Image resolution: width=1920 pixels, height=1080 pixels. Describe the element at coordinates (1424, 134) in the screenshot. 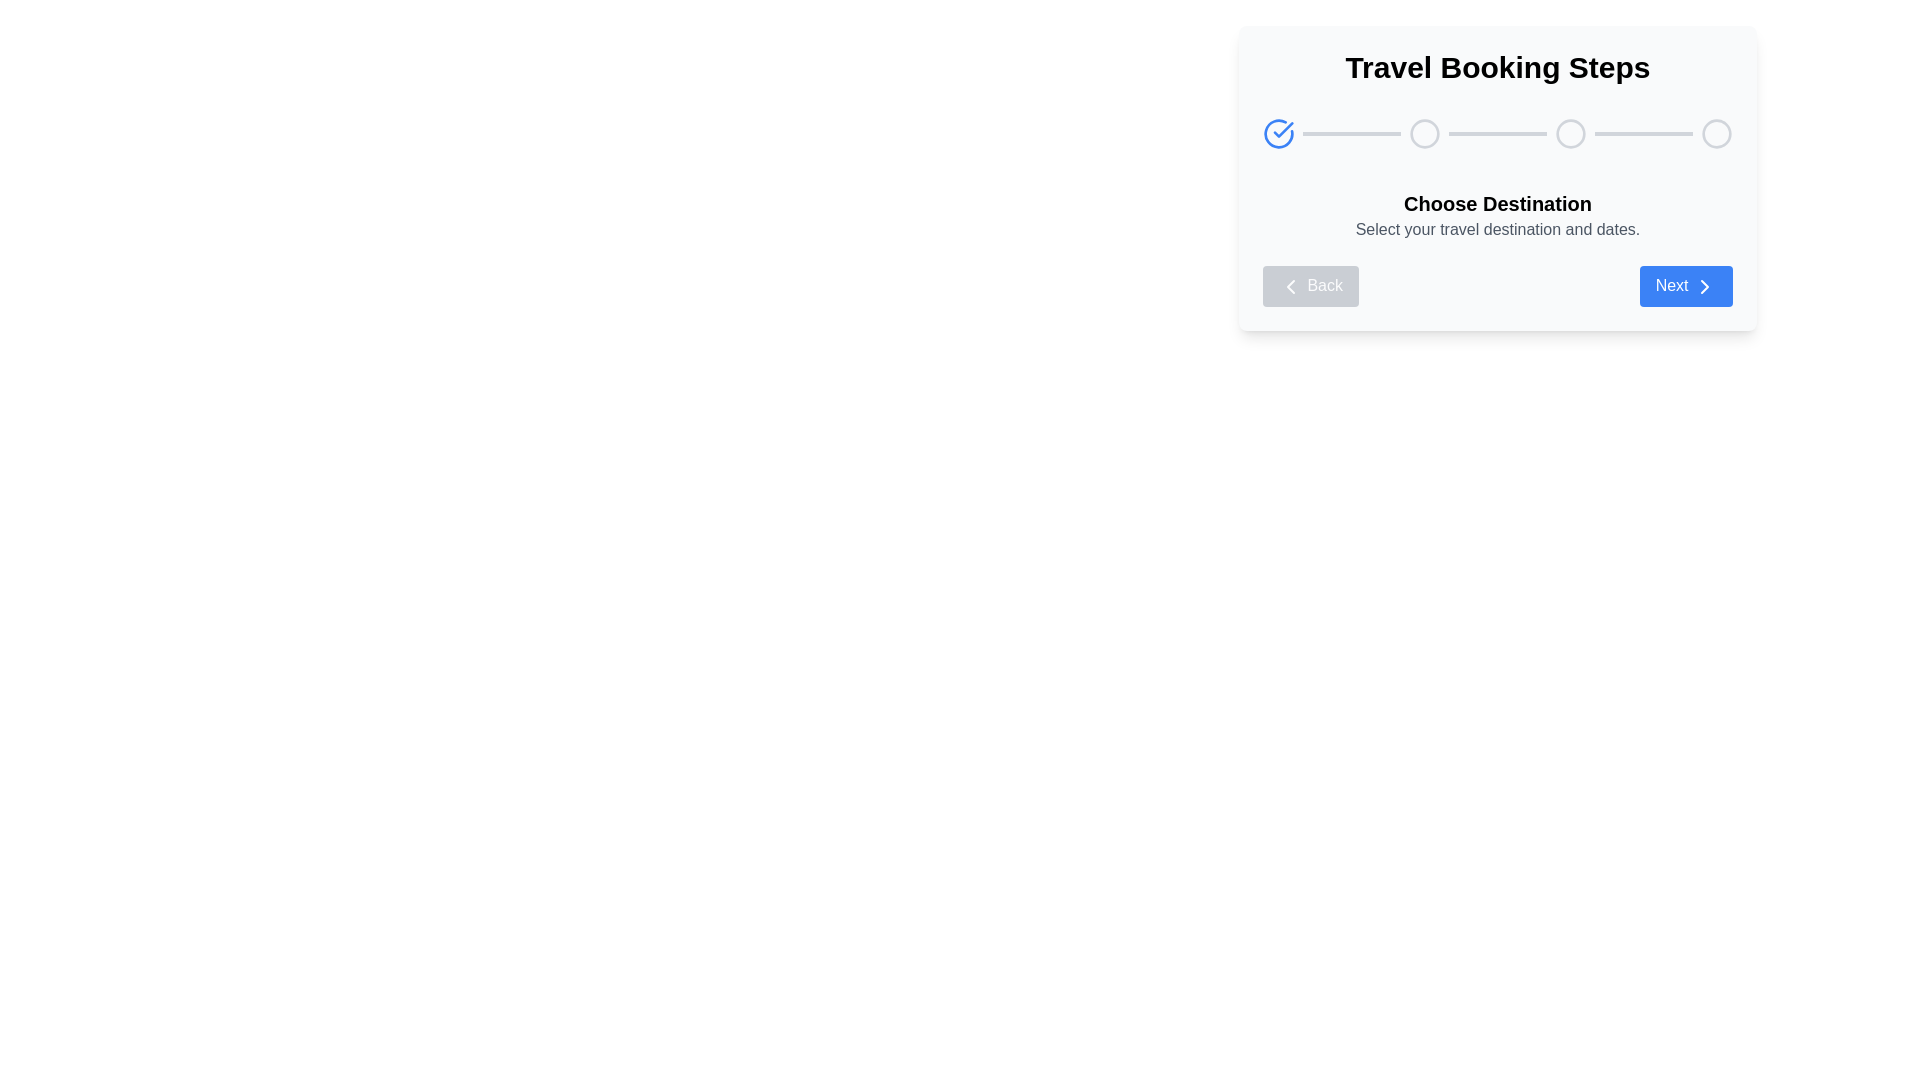

I see `the second circular progress indicator with a gray border in the step-based interface, located above the text 'Choose Destination'` at that location.